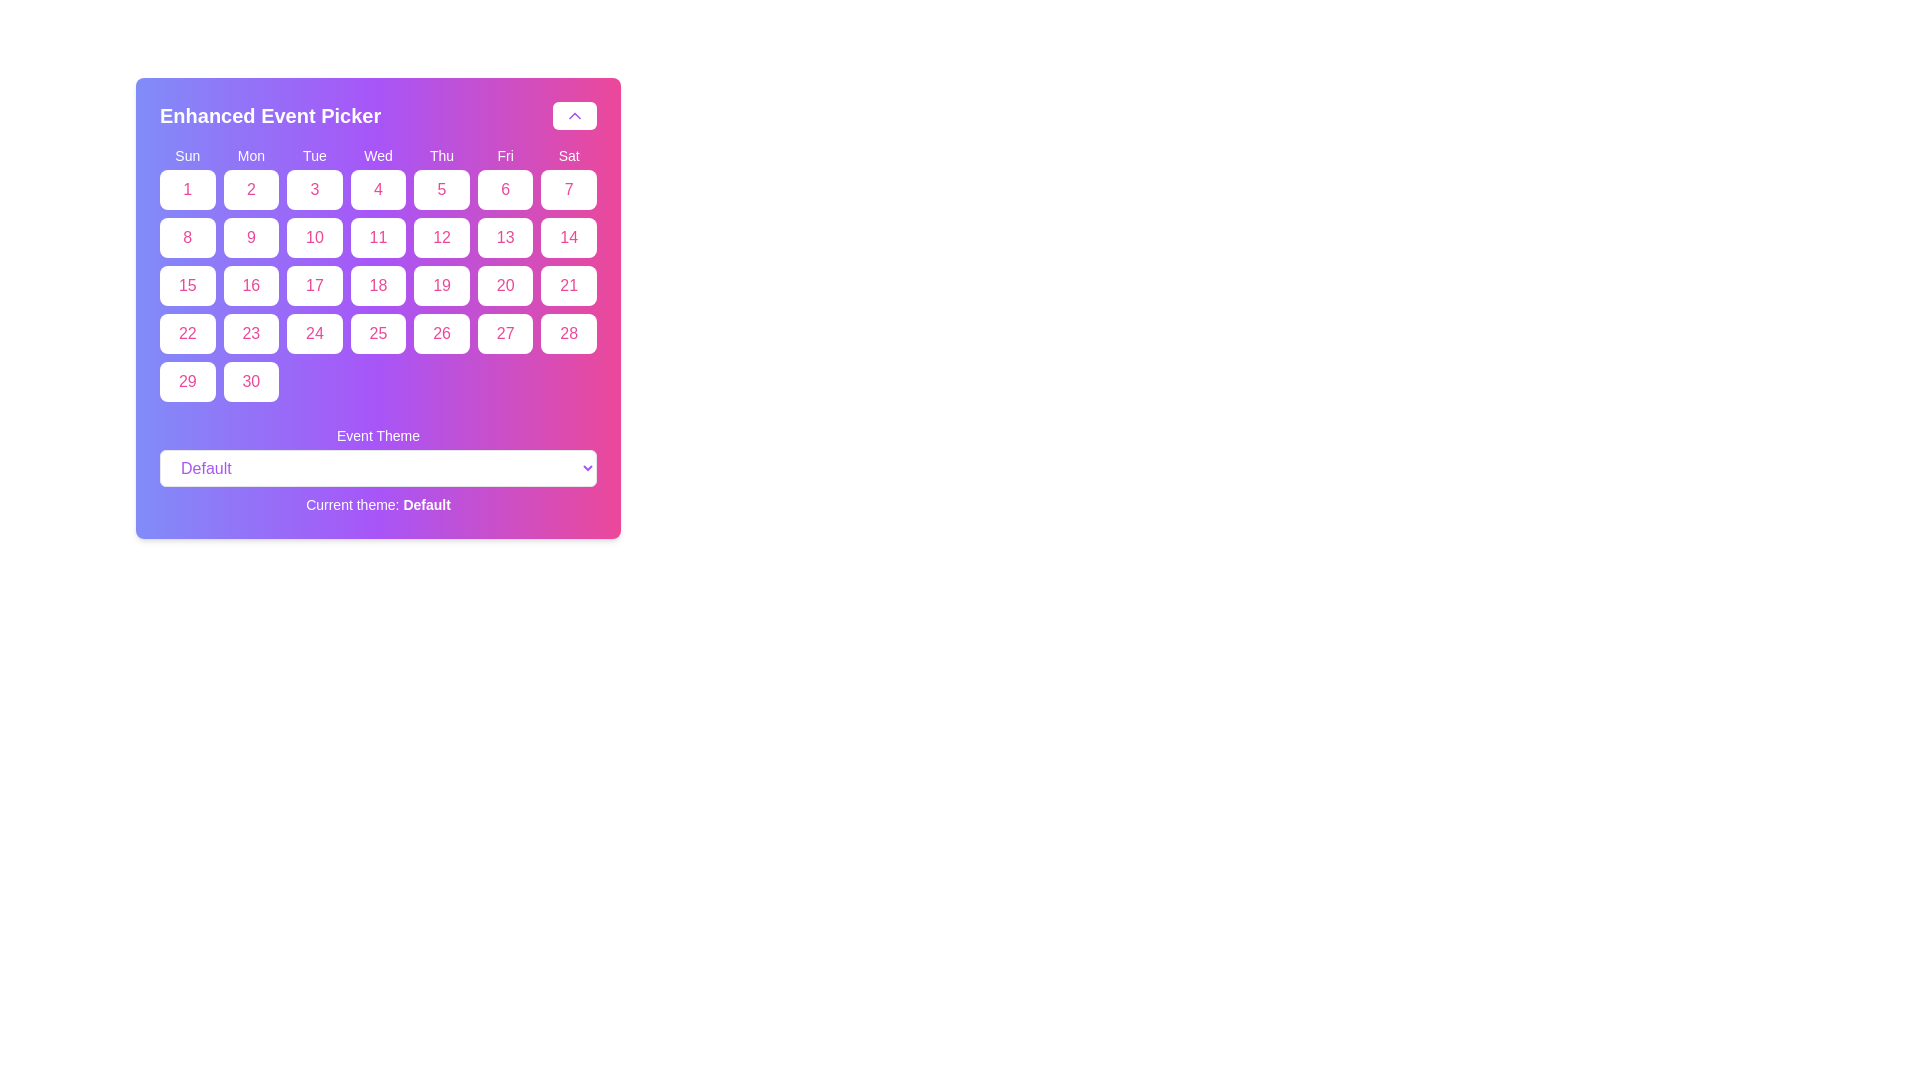 Image resolution: width=1920 pixels, height=1080 pixels. I want to click on the 28th day button, so click(568, 333).